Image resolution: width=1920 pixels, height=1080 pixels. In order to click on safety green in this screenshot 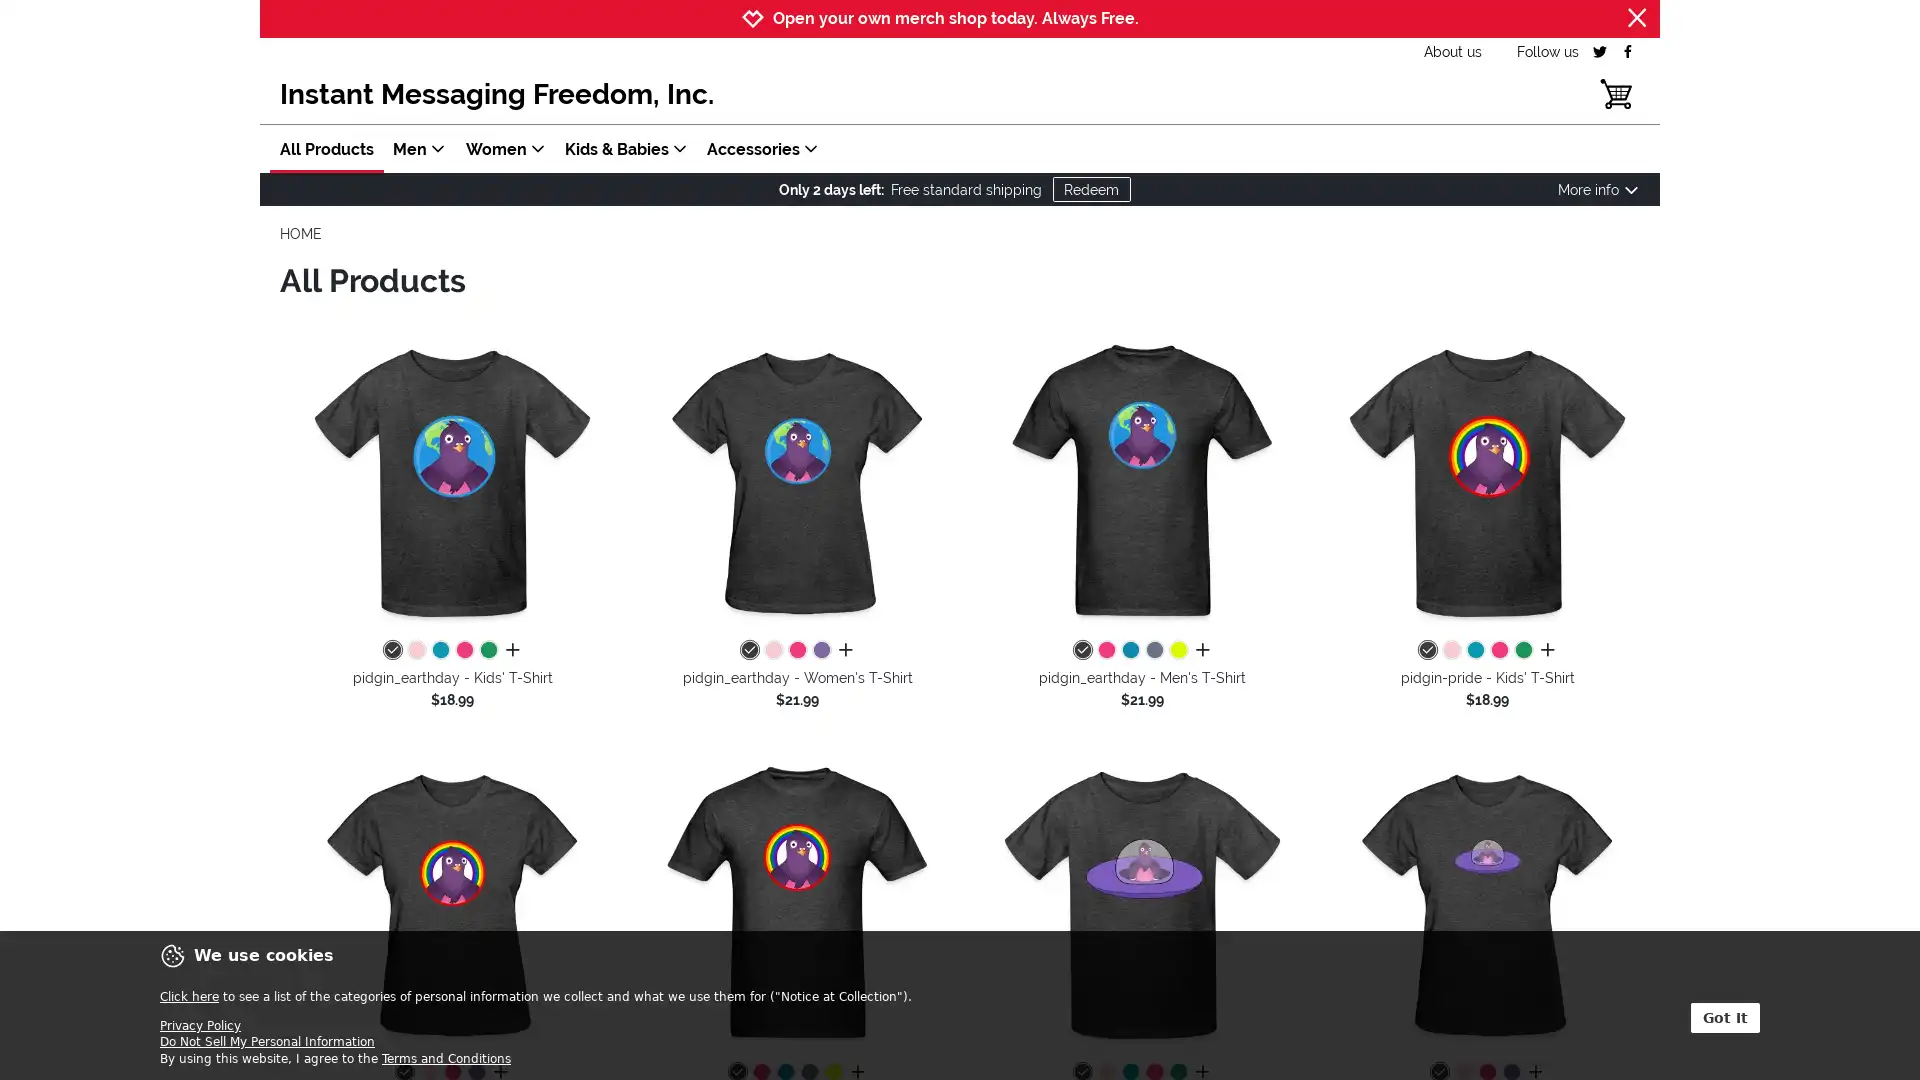, I will do `click(1177, 651)`.